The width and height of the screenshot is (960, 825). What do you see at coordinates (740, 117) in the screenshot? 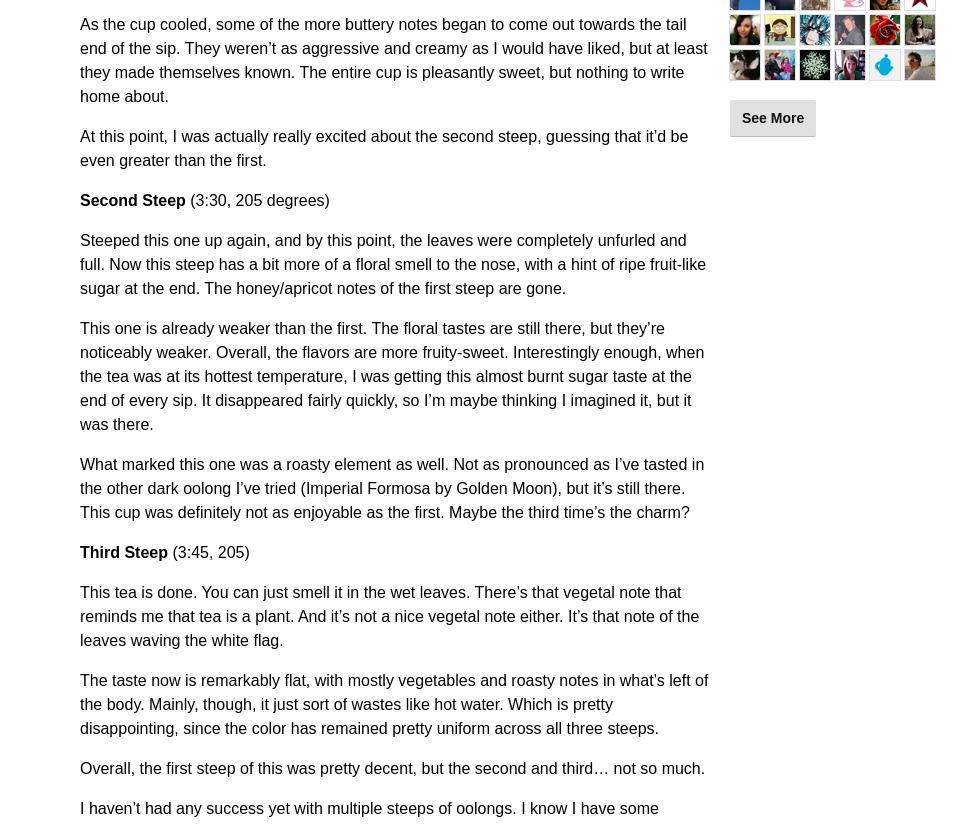
I see `'See More'` at bounding box center [740, 117].